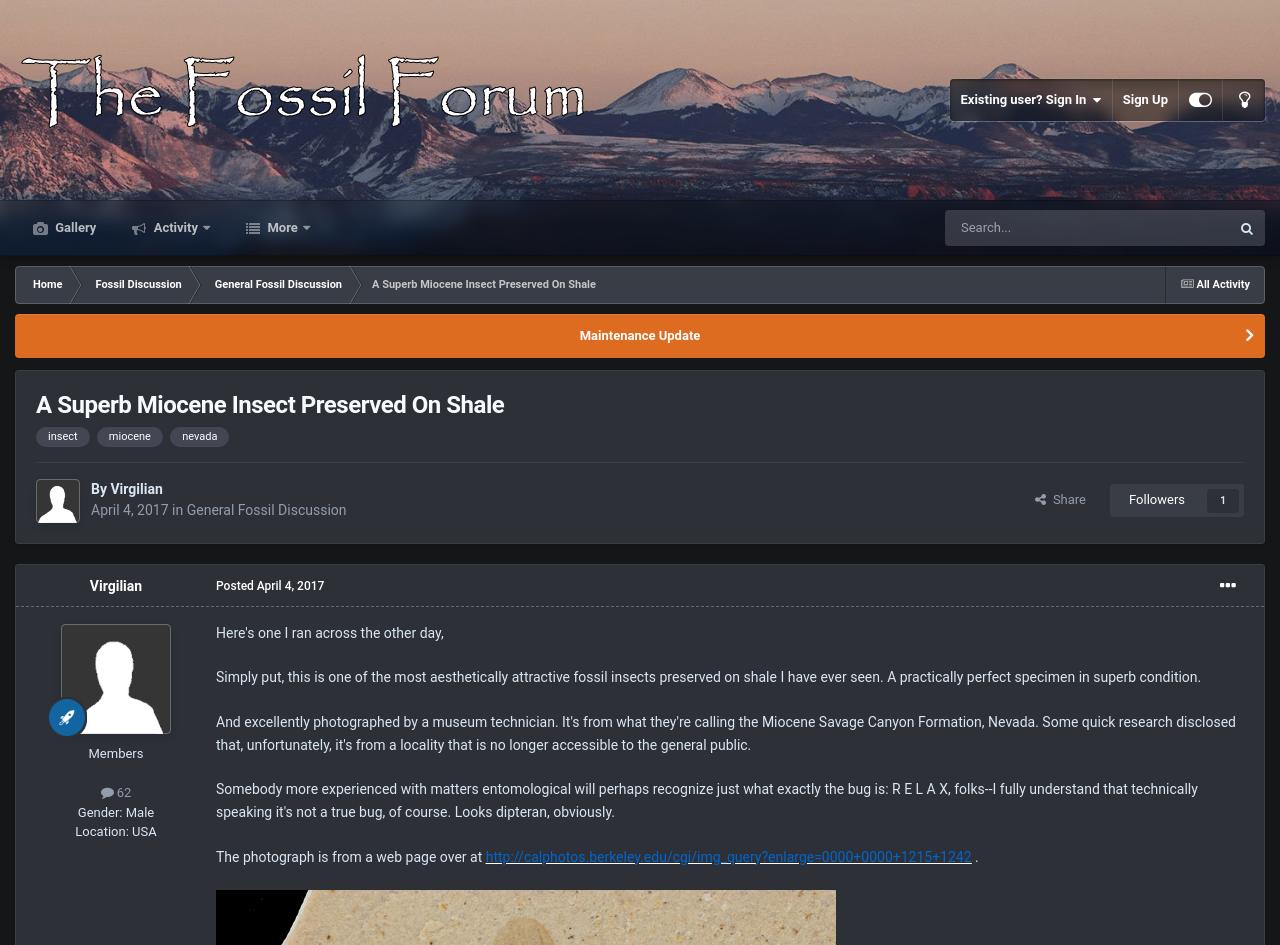 The image size is (1280, 945). Describe the element at coordinates (114, 751) in the screenshot. I see `'Members'` at that location.